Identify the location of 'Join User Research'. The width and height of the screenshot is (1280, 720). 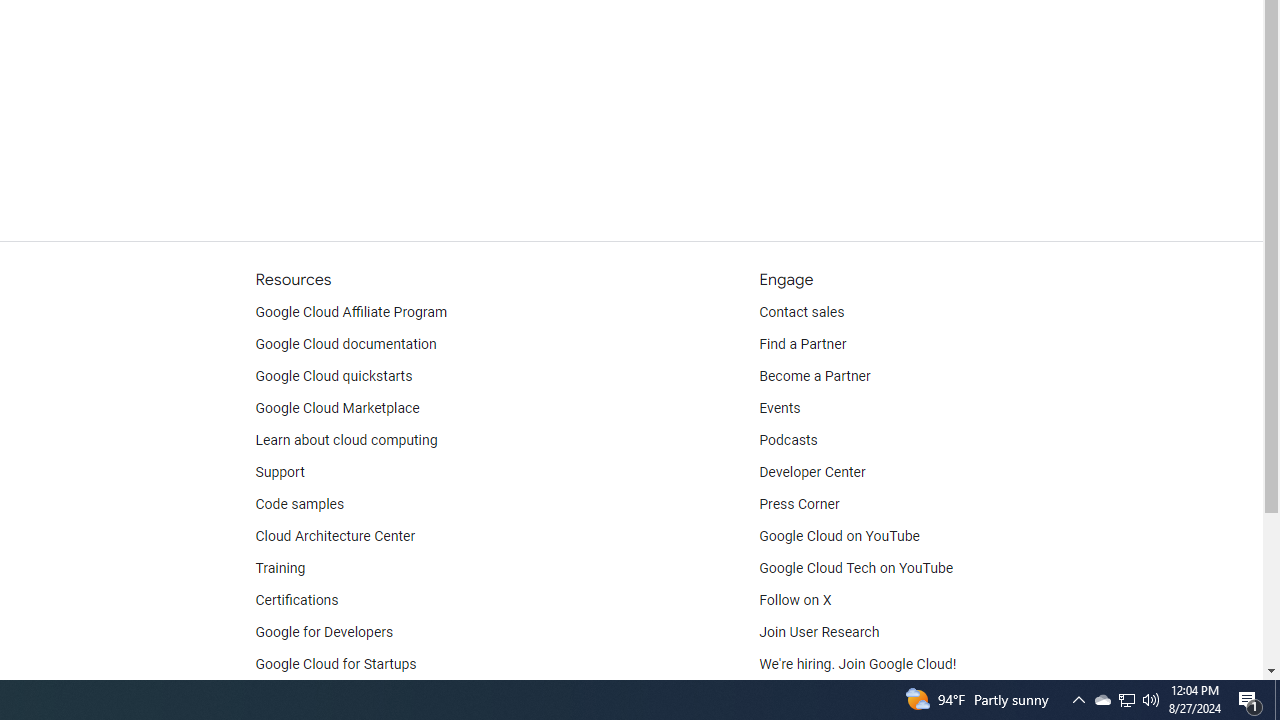
(819, 632).